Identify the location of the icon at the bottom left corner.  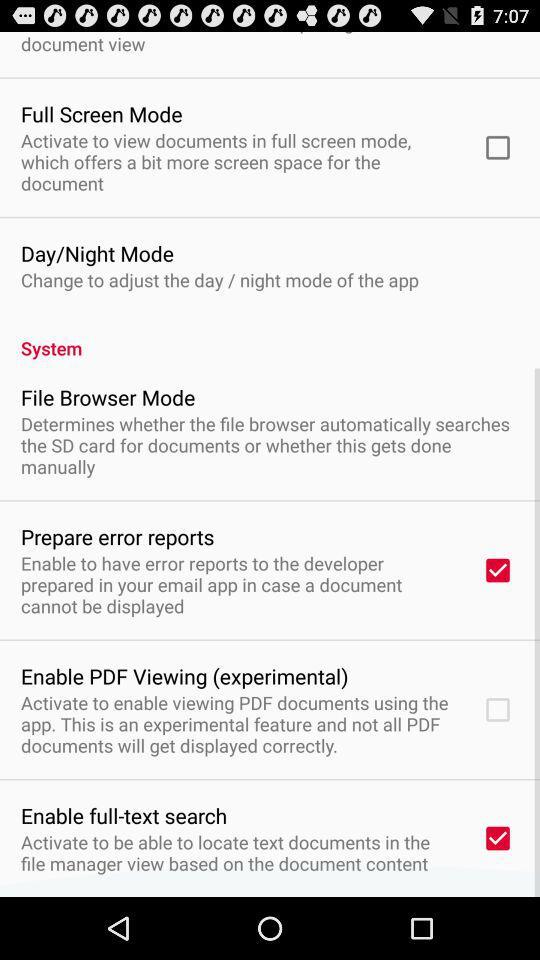
(124, 815).